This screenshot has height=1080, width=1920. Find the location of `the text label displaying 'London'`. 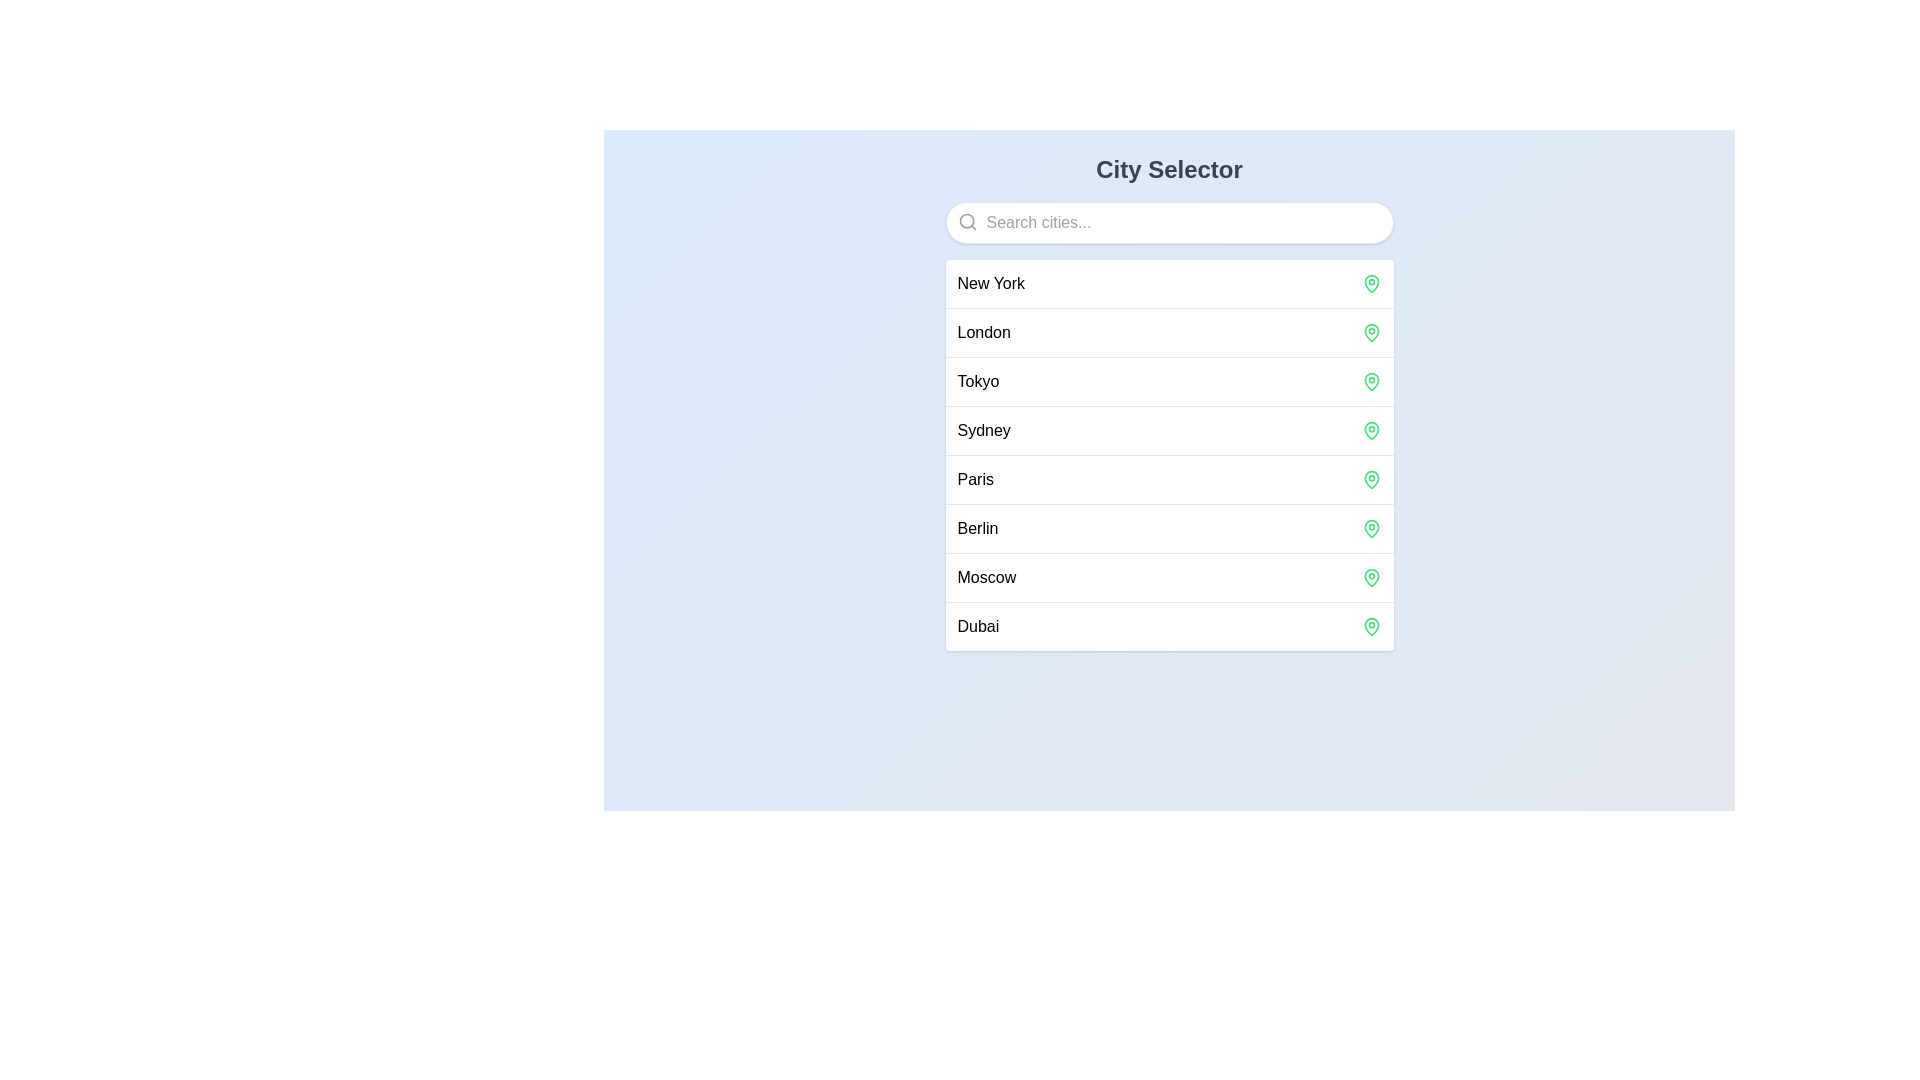

the text label displaying 'London' is located at coordinates (984, 331).